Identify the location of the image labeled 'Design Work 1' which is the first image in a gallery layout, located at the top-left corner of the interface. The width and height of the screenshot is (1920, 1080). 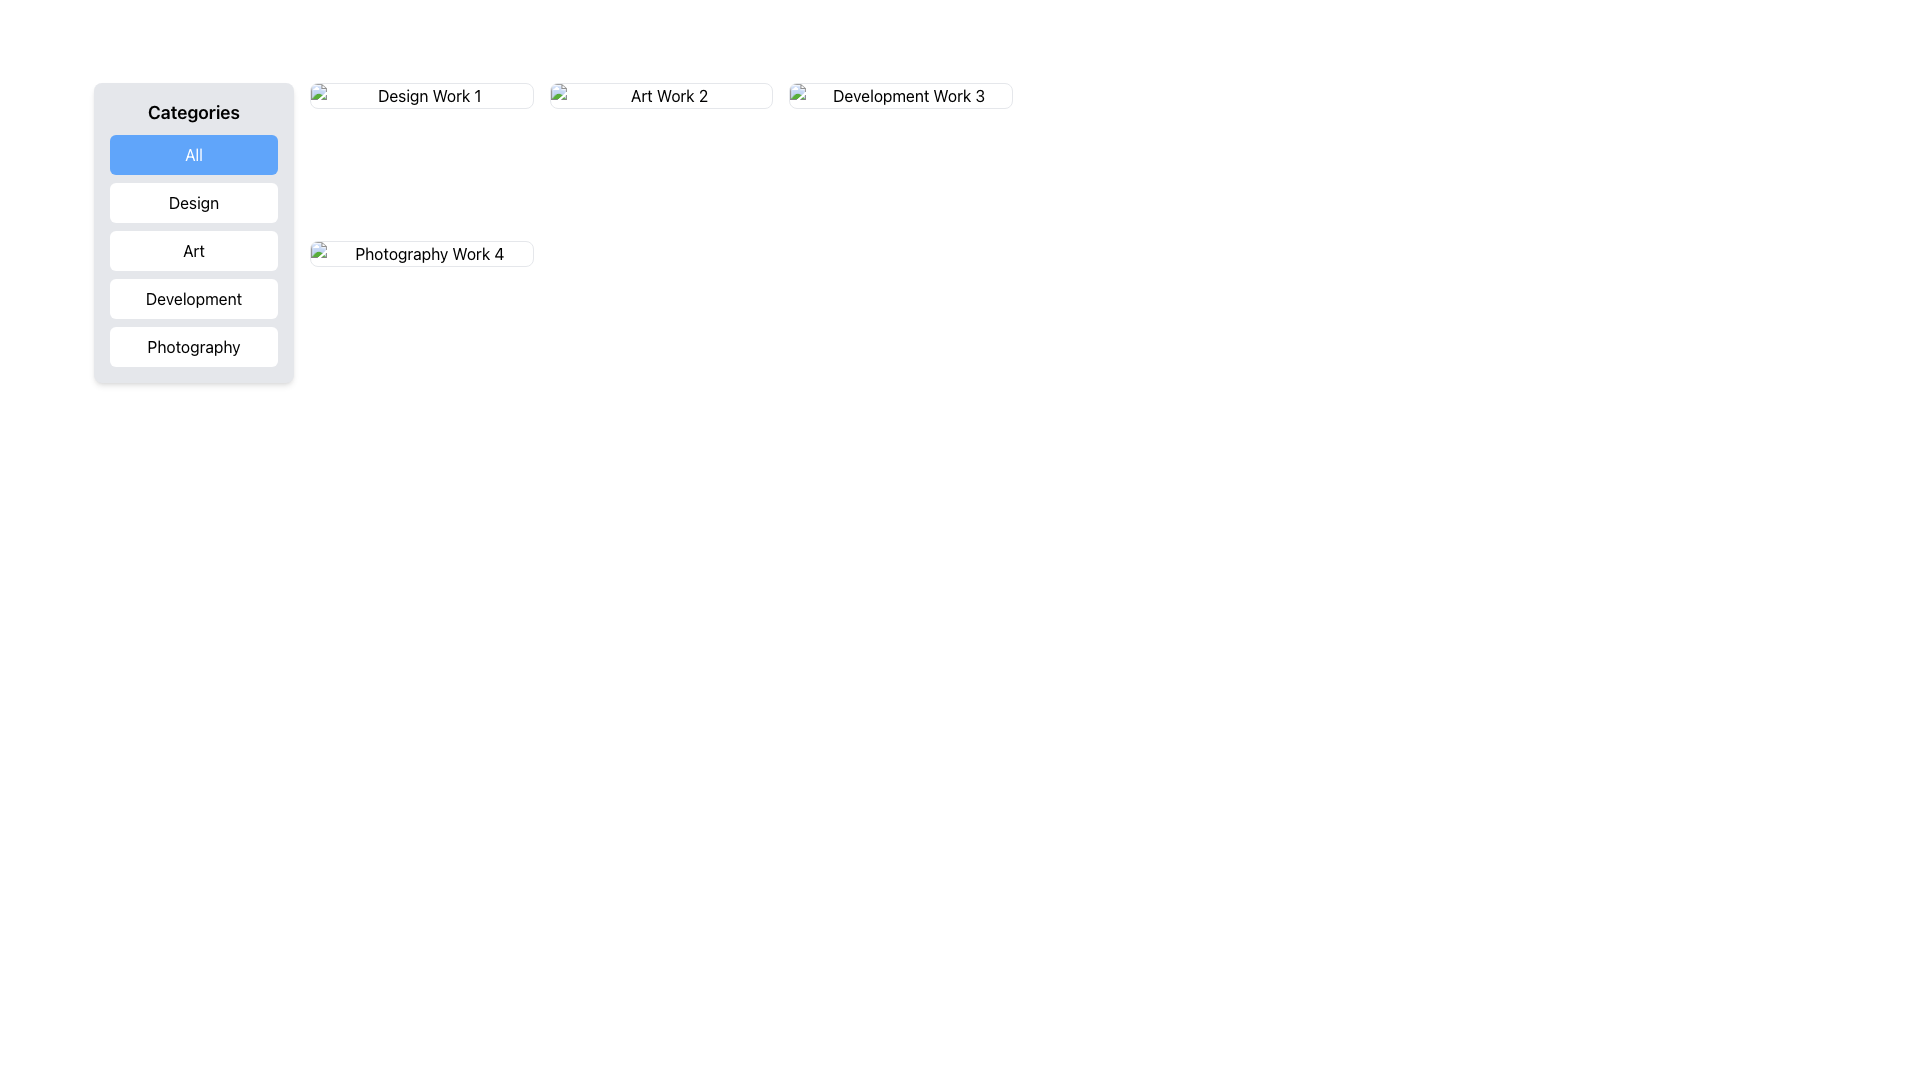
(420, 96).